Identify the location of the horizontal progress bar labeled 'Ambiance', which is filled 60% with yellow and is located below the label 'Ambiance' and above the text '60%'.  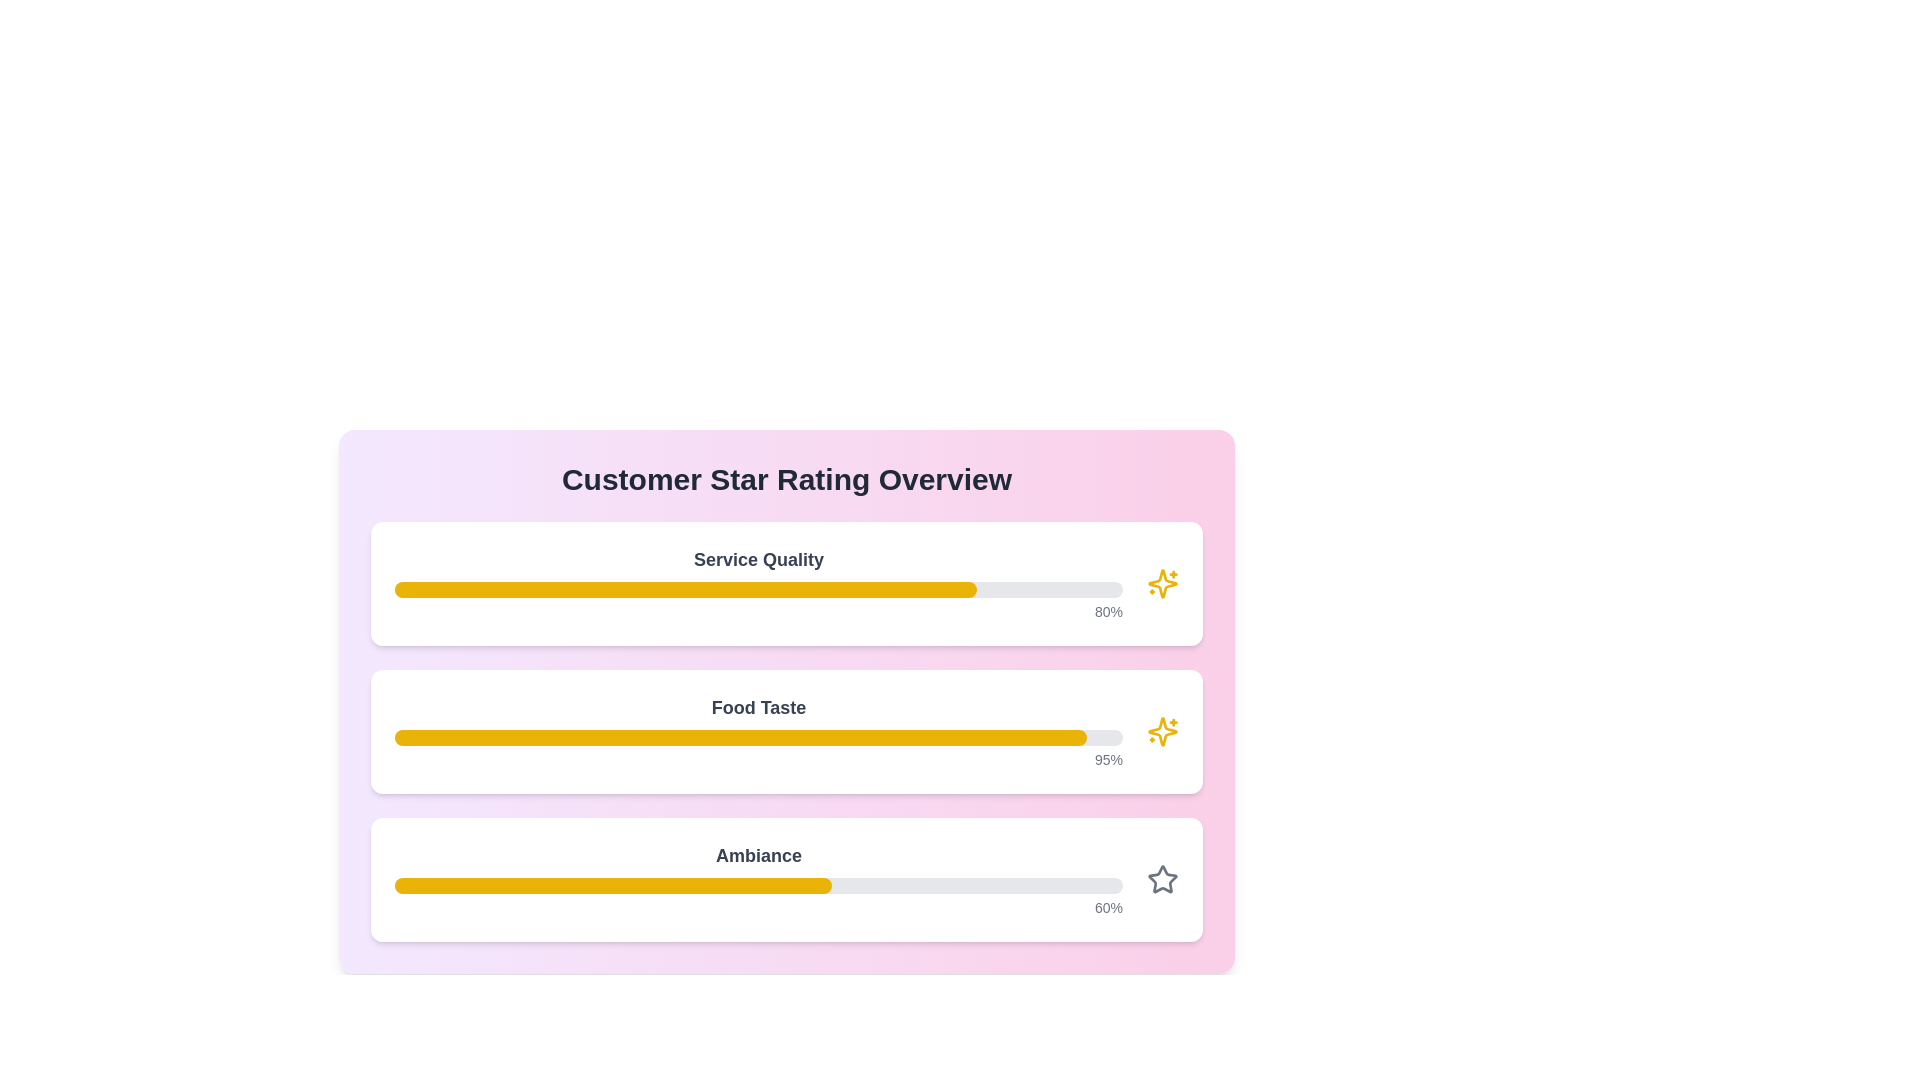
(757, 885).